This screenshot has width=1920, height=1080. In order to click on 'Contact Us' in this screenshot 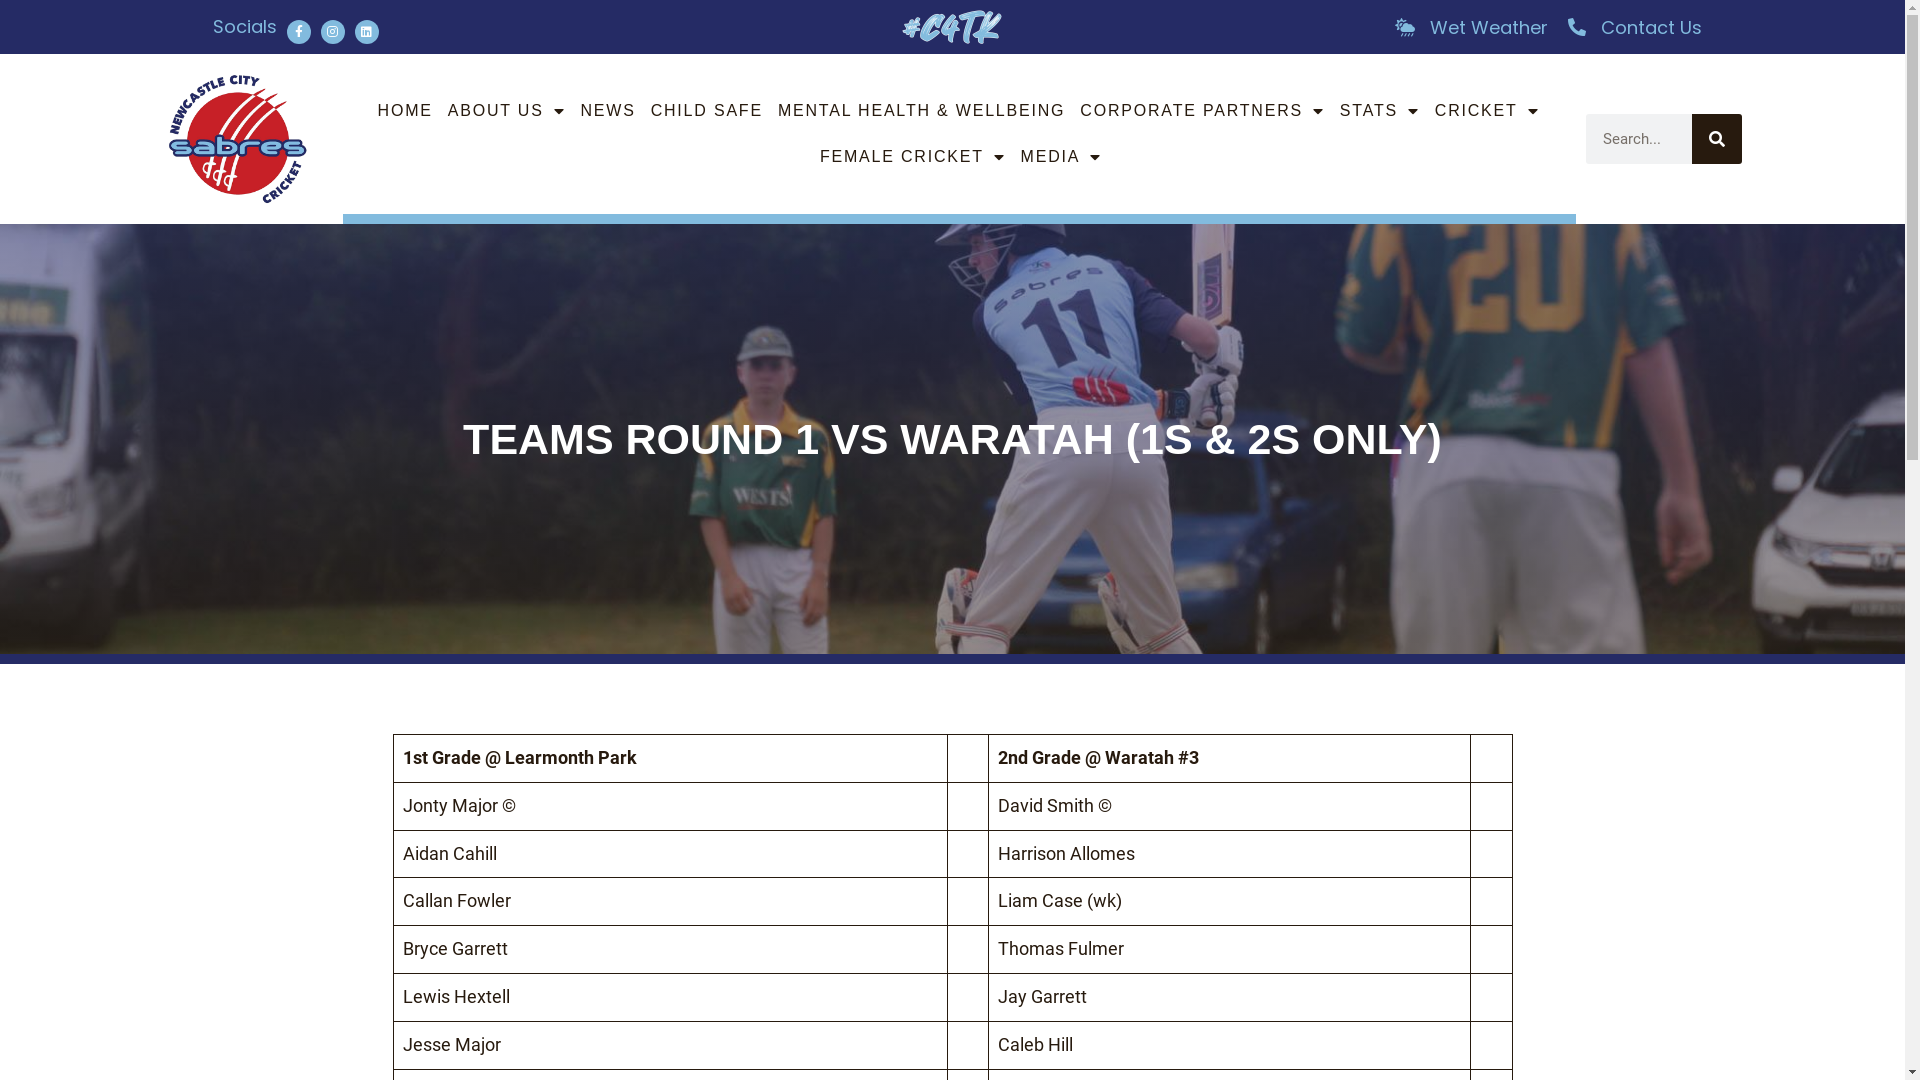, I will do `click(1633, 27)`.